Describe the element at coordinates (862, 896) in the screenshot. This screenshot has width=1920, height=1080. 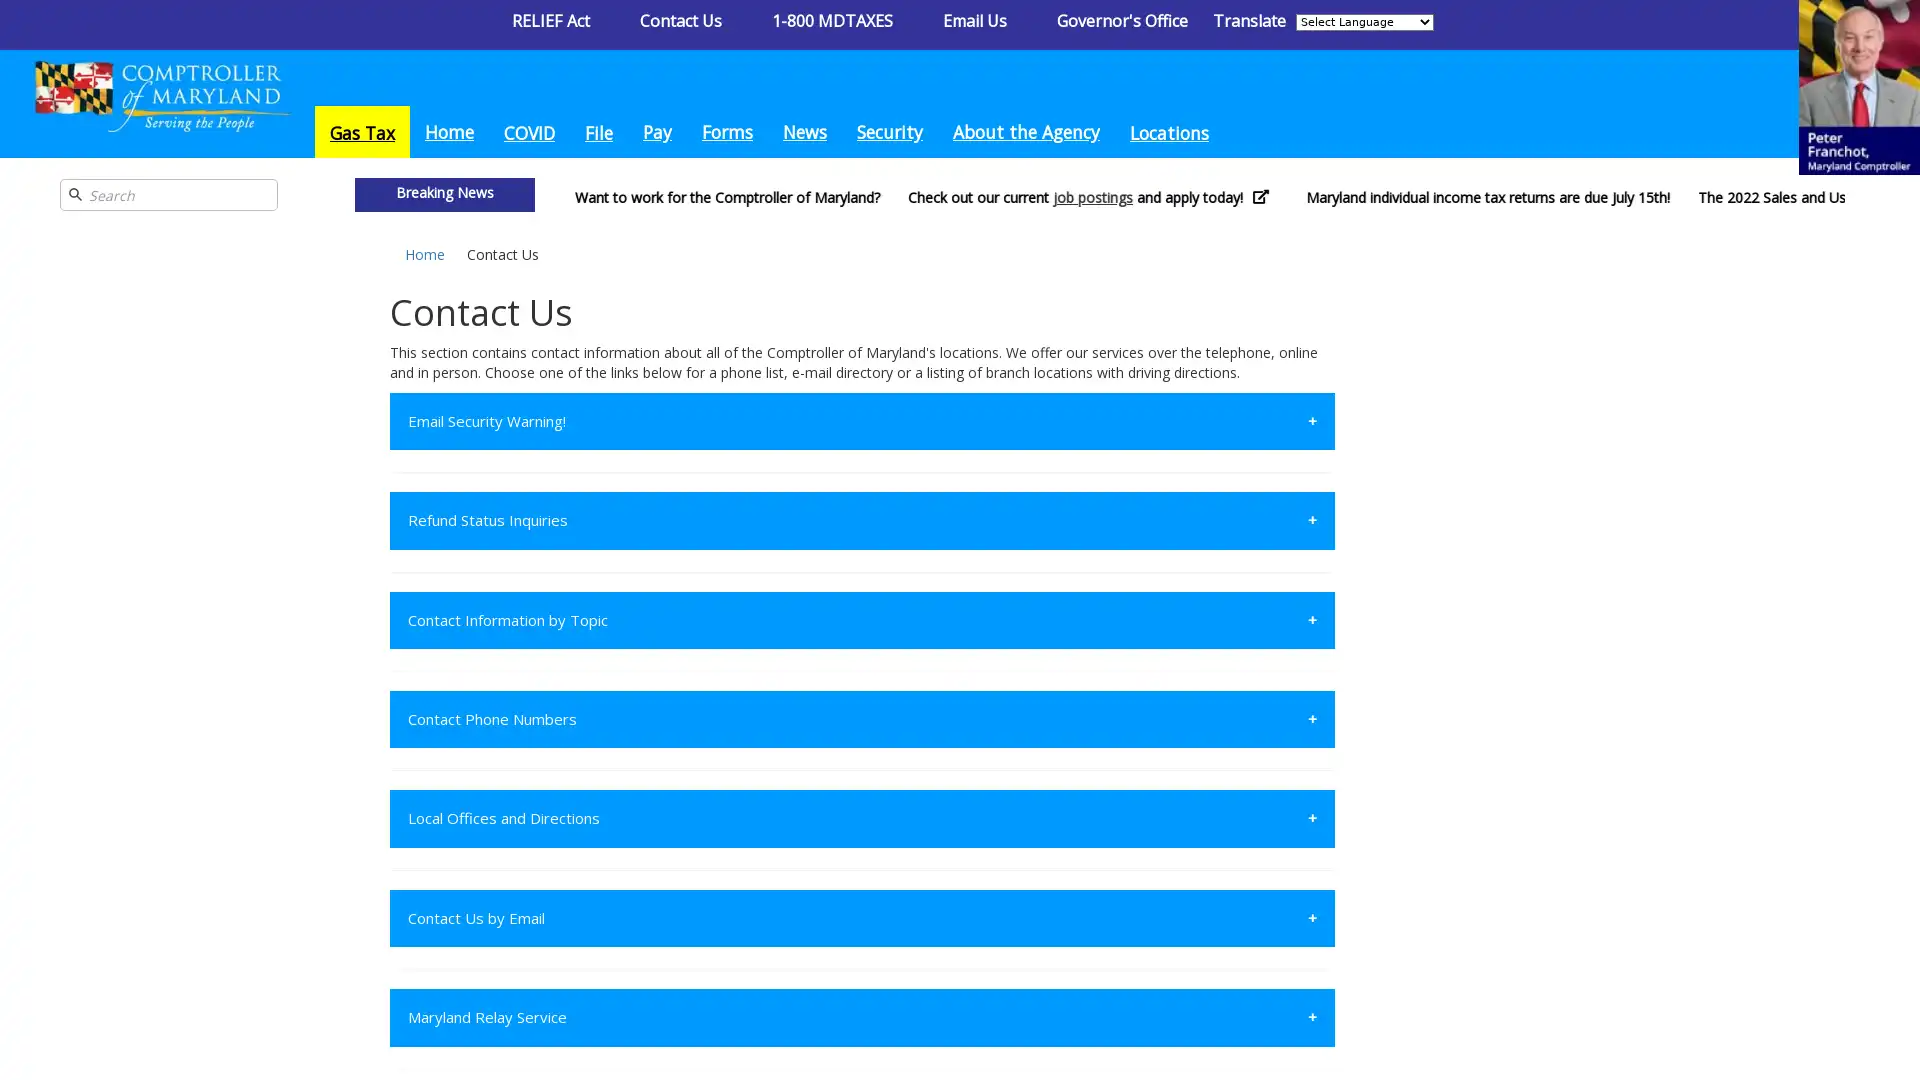
I see `Contact Compliance +` at that location.